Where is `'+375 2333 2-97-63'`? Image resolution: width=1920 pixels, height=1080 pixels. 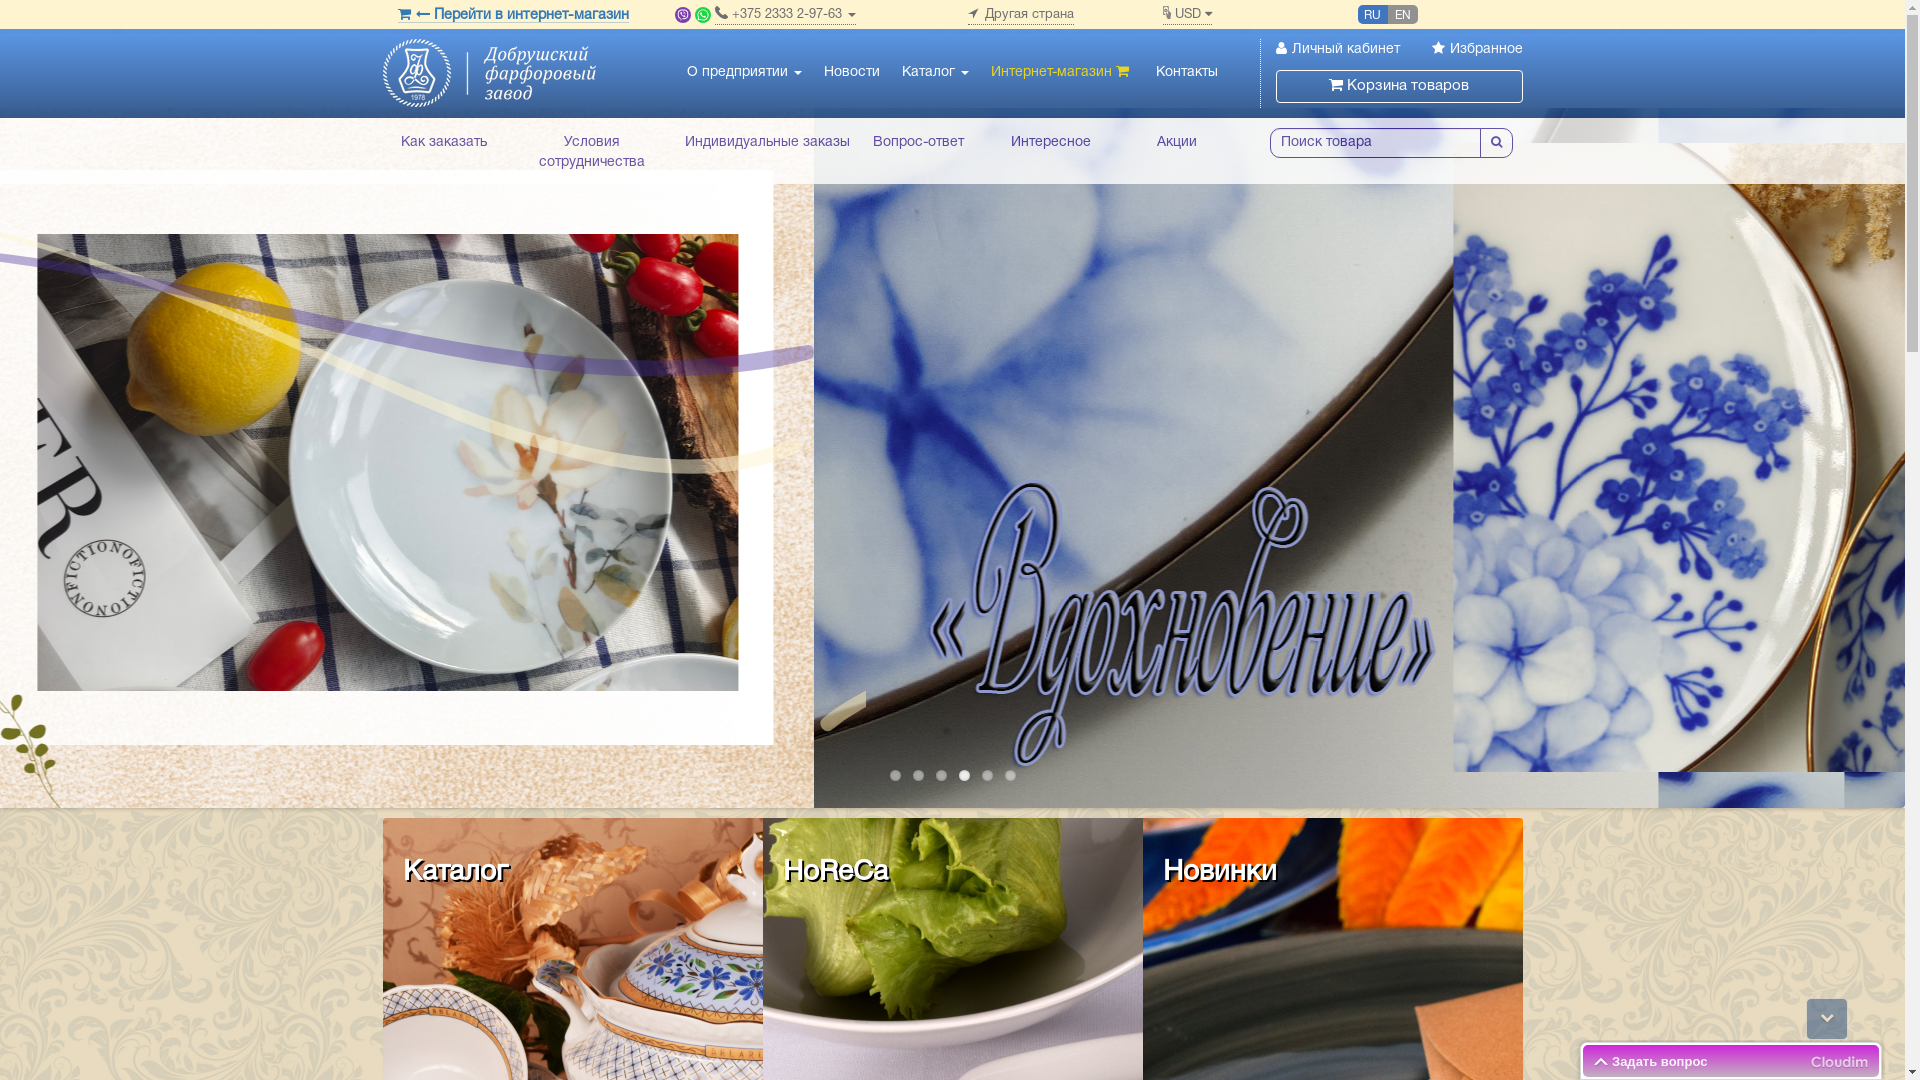
'+375 2333 2-97-63' is located at coordinates (715, 15).